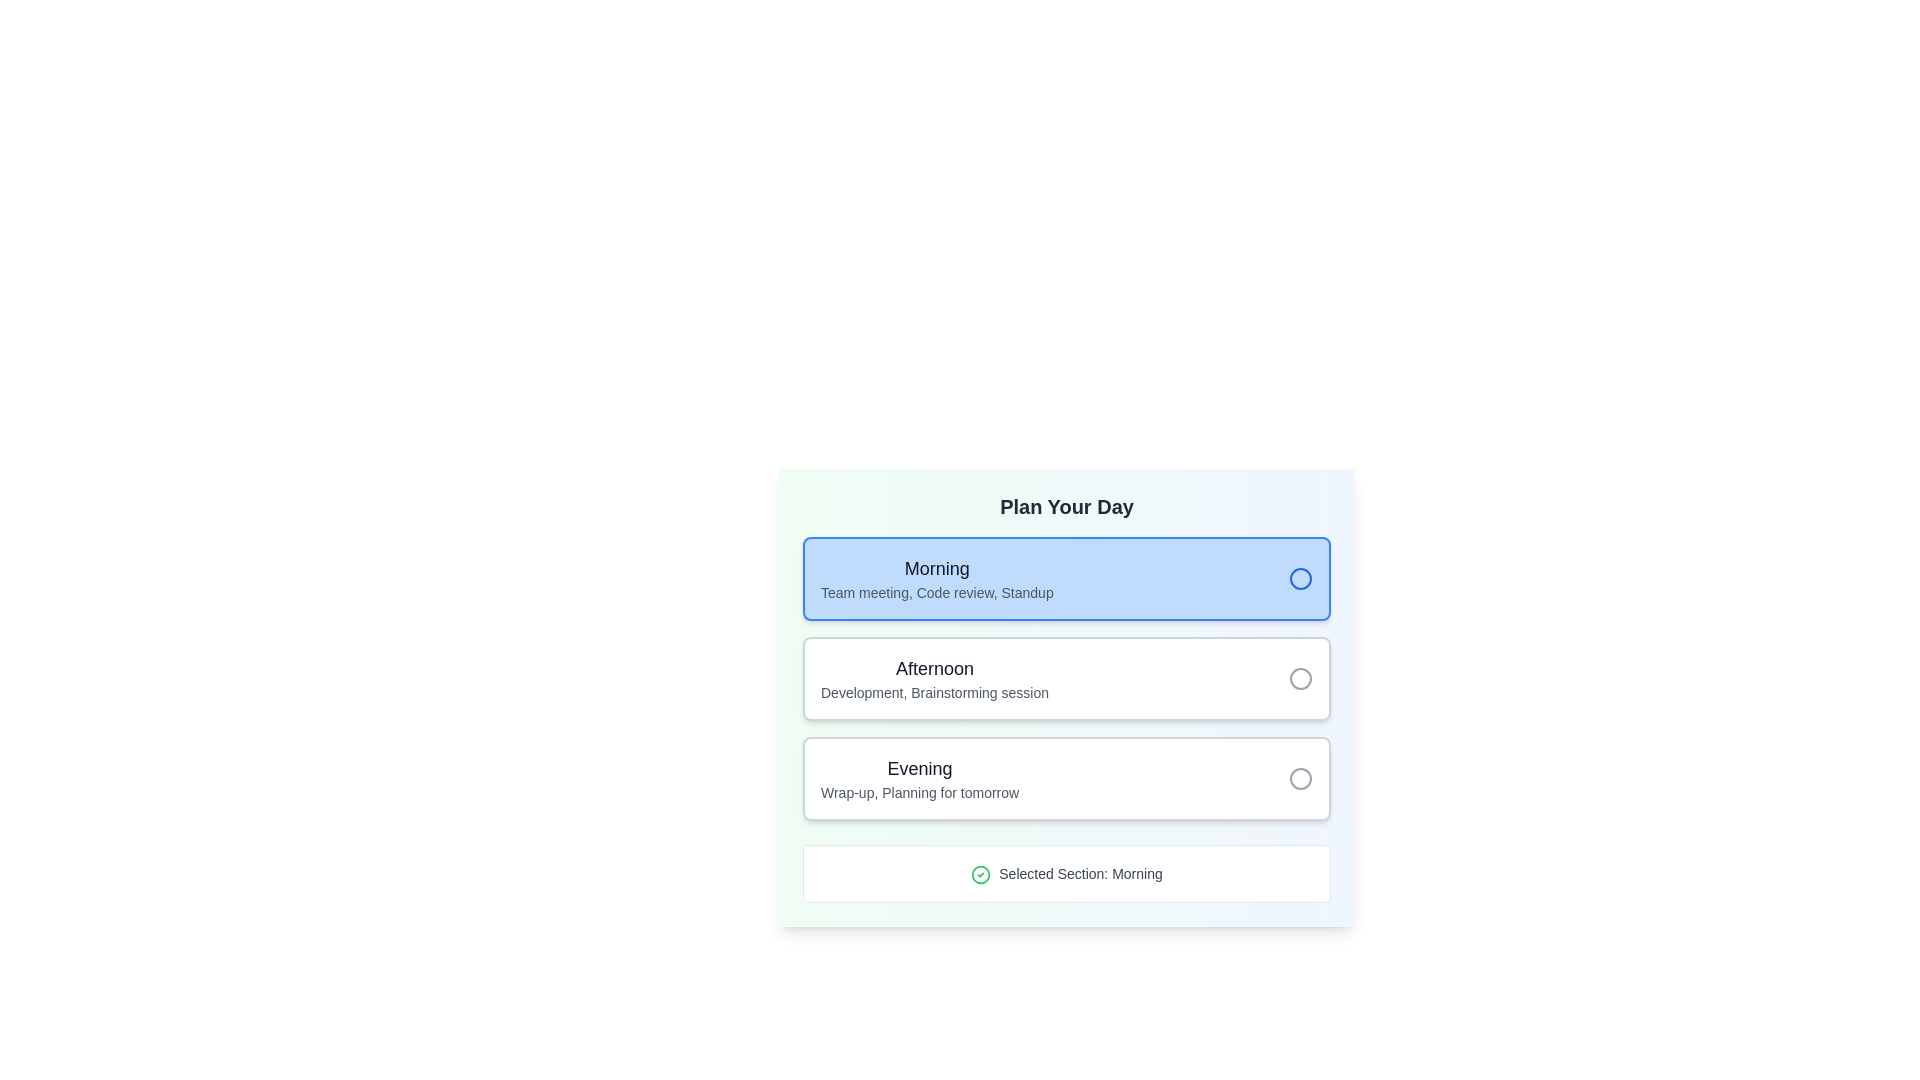 This screenshot has height=1080, width=1920. Describe the element at coordinates (934, 692) in the screenshot. I see `the text element that provides additional context for the 'Afternoon' section, located at the center of the interface` at that location.